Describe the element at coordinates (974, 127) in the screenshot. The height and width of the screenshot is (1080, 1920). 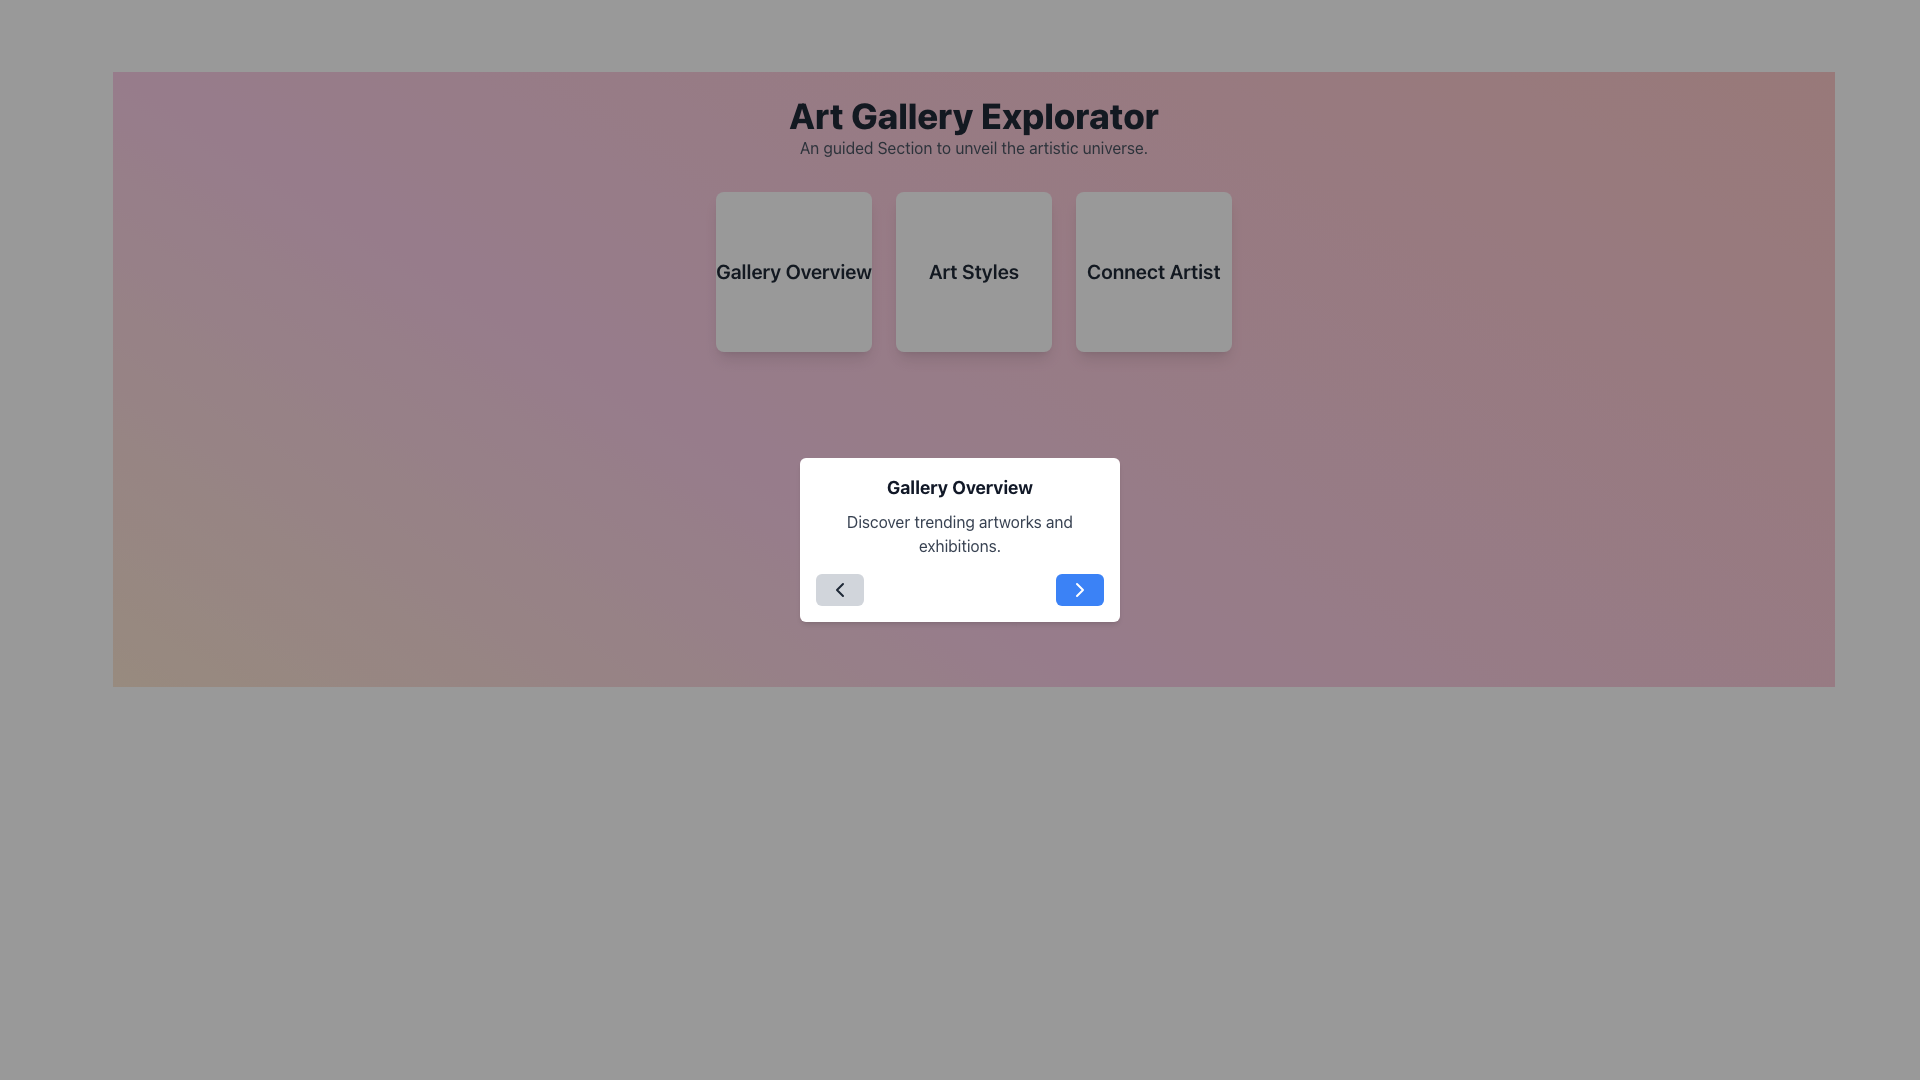
I see `the text block located at the top-center of the page, which serves as a title and brief description for the section` at that location.